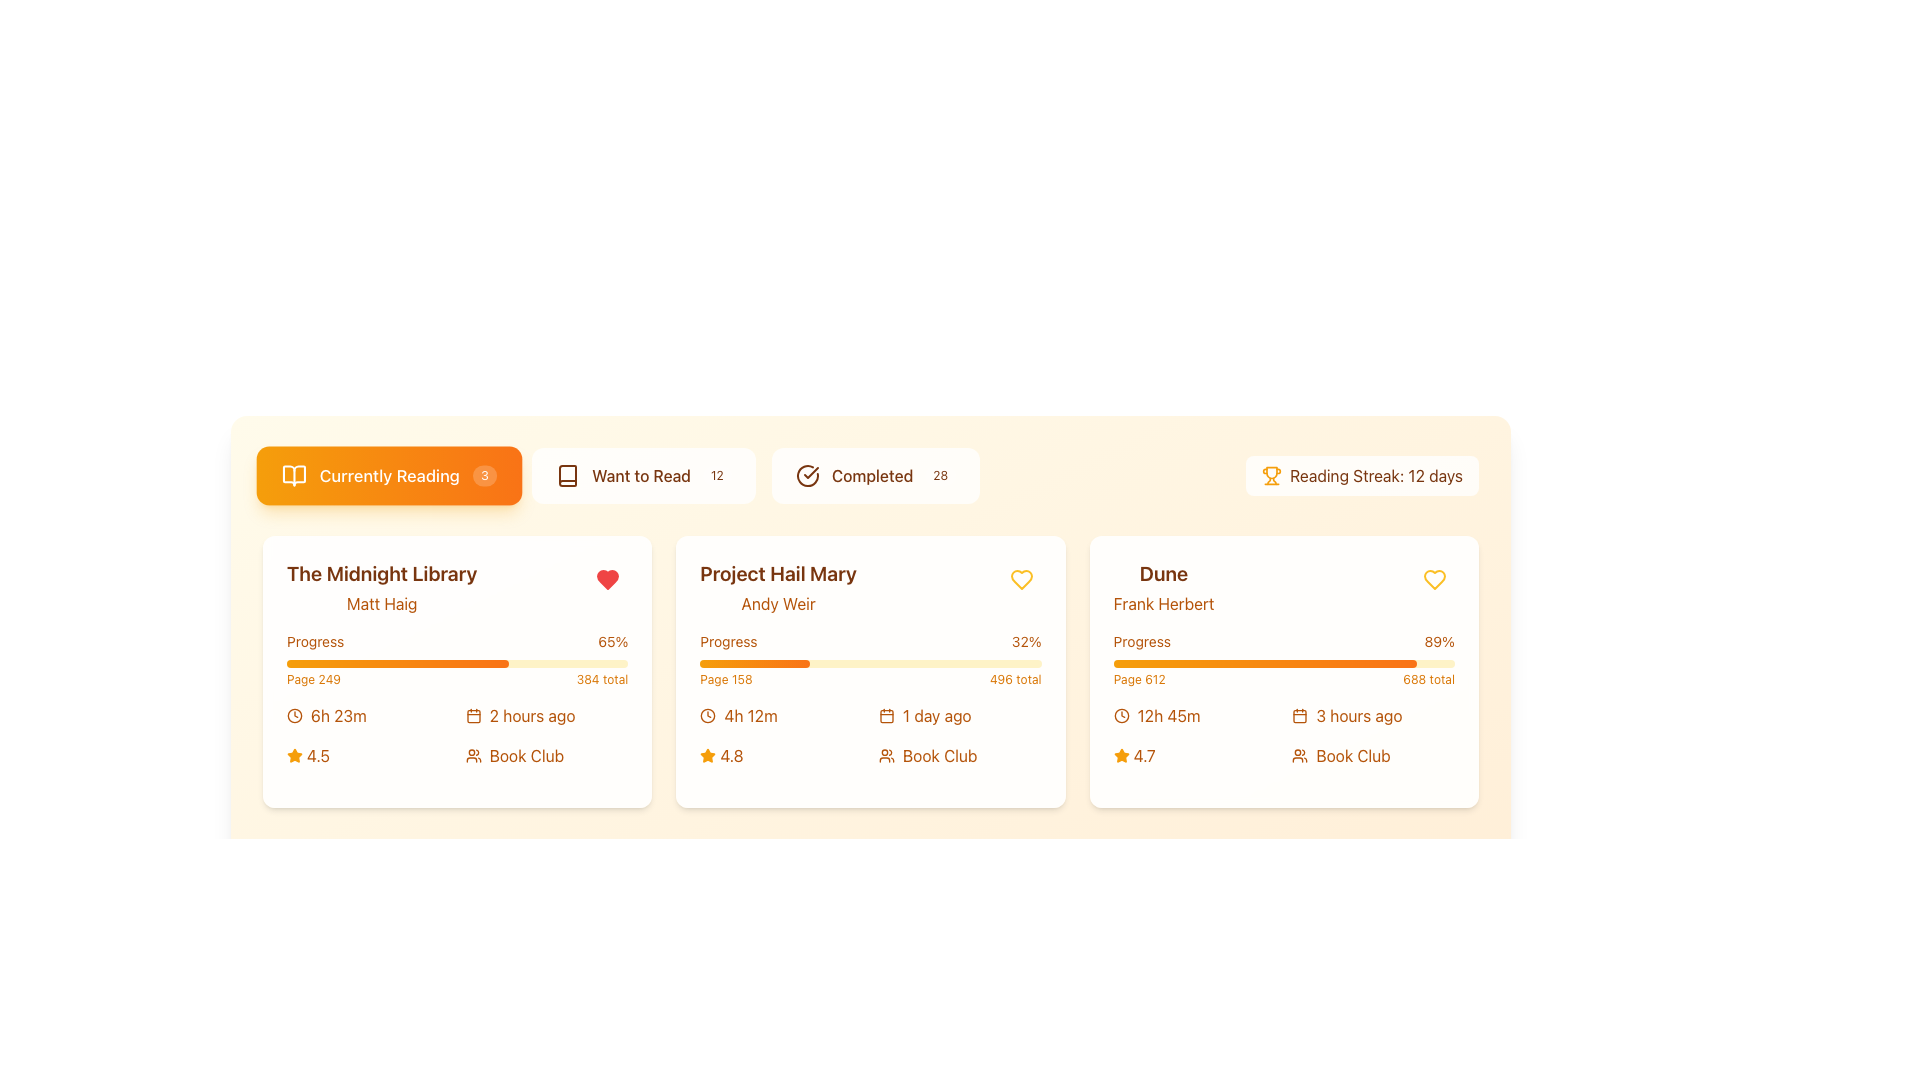 This screenshot has width=1920, height=1080. What do you see at coordinates (1438, 641) in the screenshot?
I see `the static text label displaying '89%' in bold amber text, located in the third column of cards labeled 'Dune', near the bottom-right corner of the card` at bounding box center [1438, 641].